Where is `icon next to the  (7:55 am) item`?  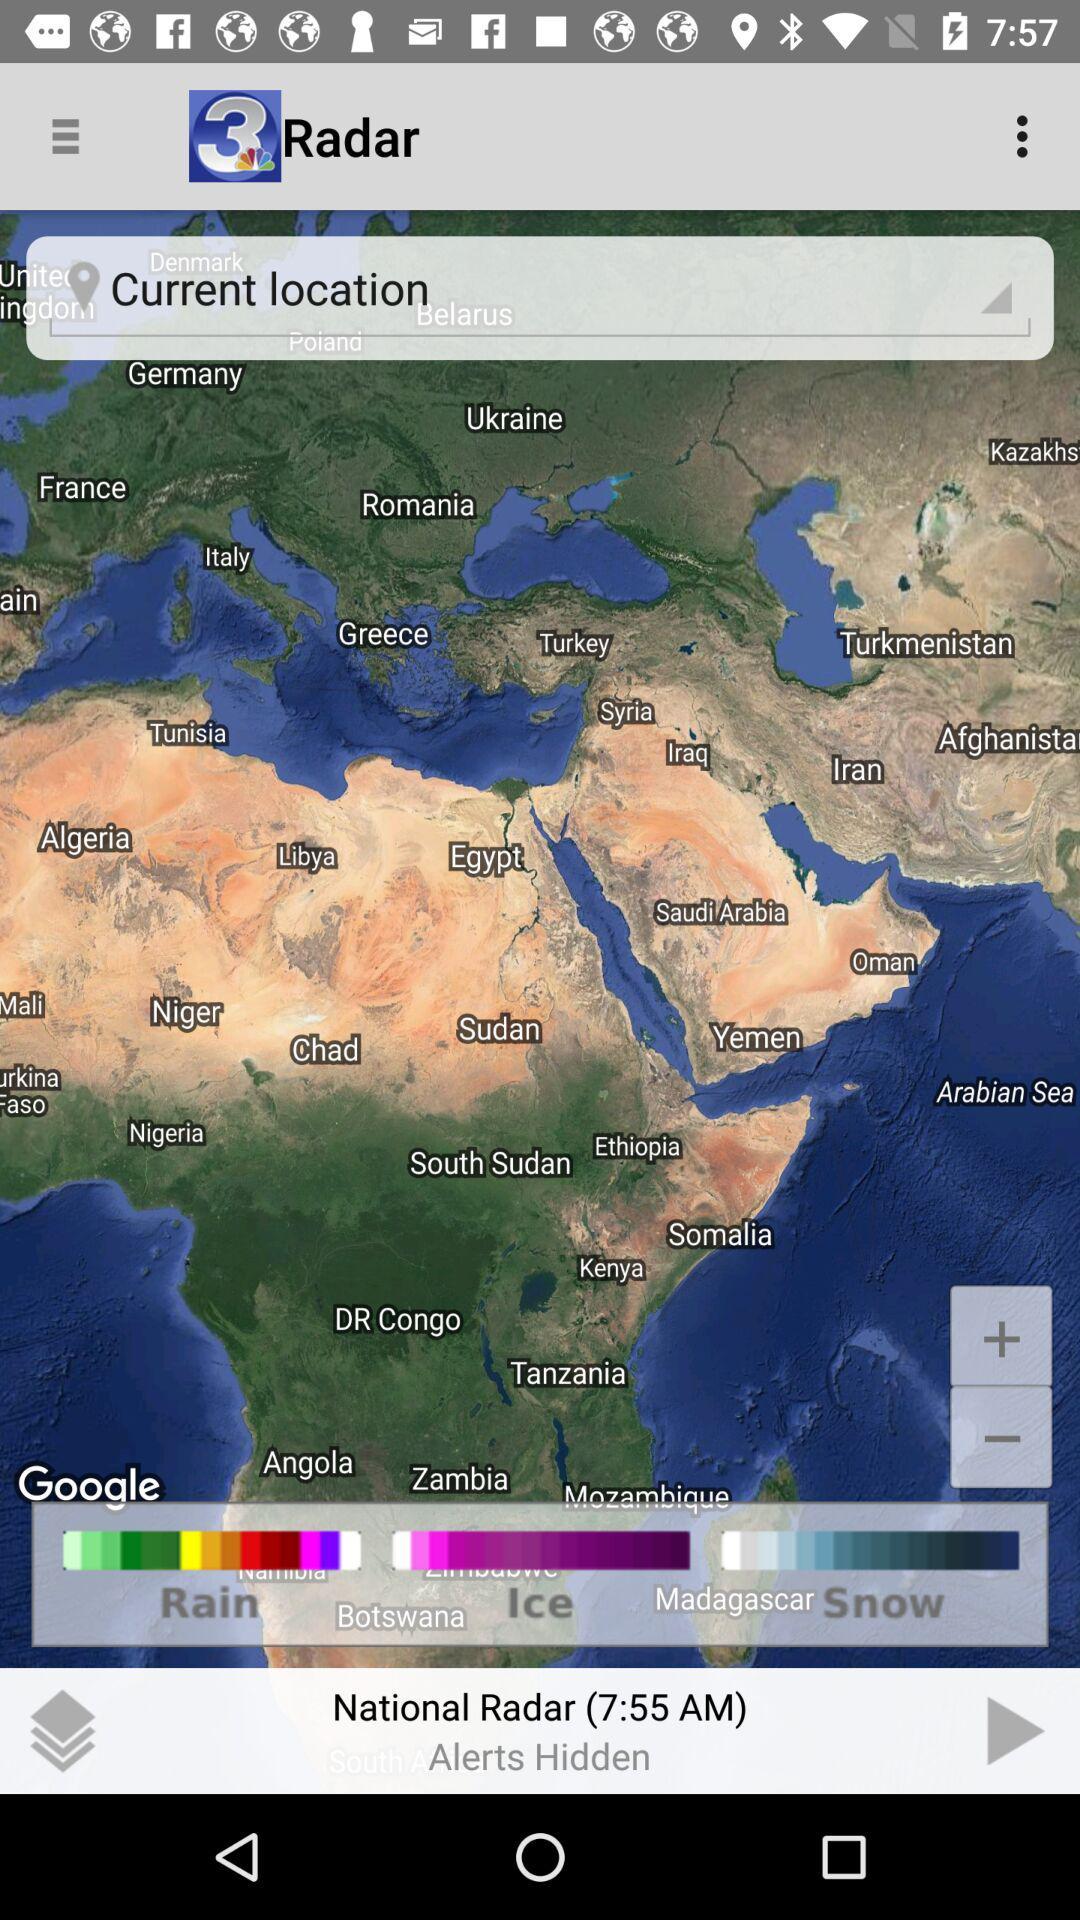 icon next to the  (7:55 am) item is located at coordinates (1017, 1730).